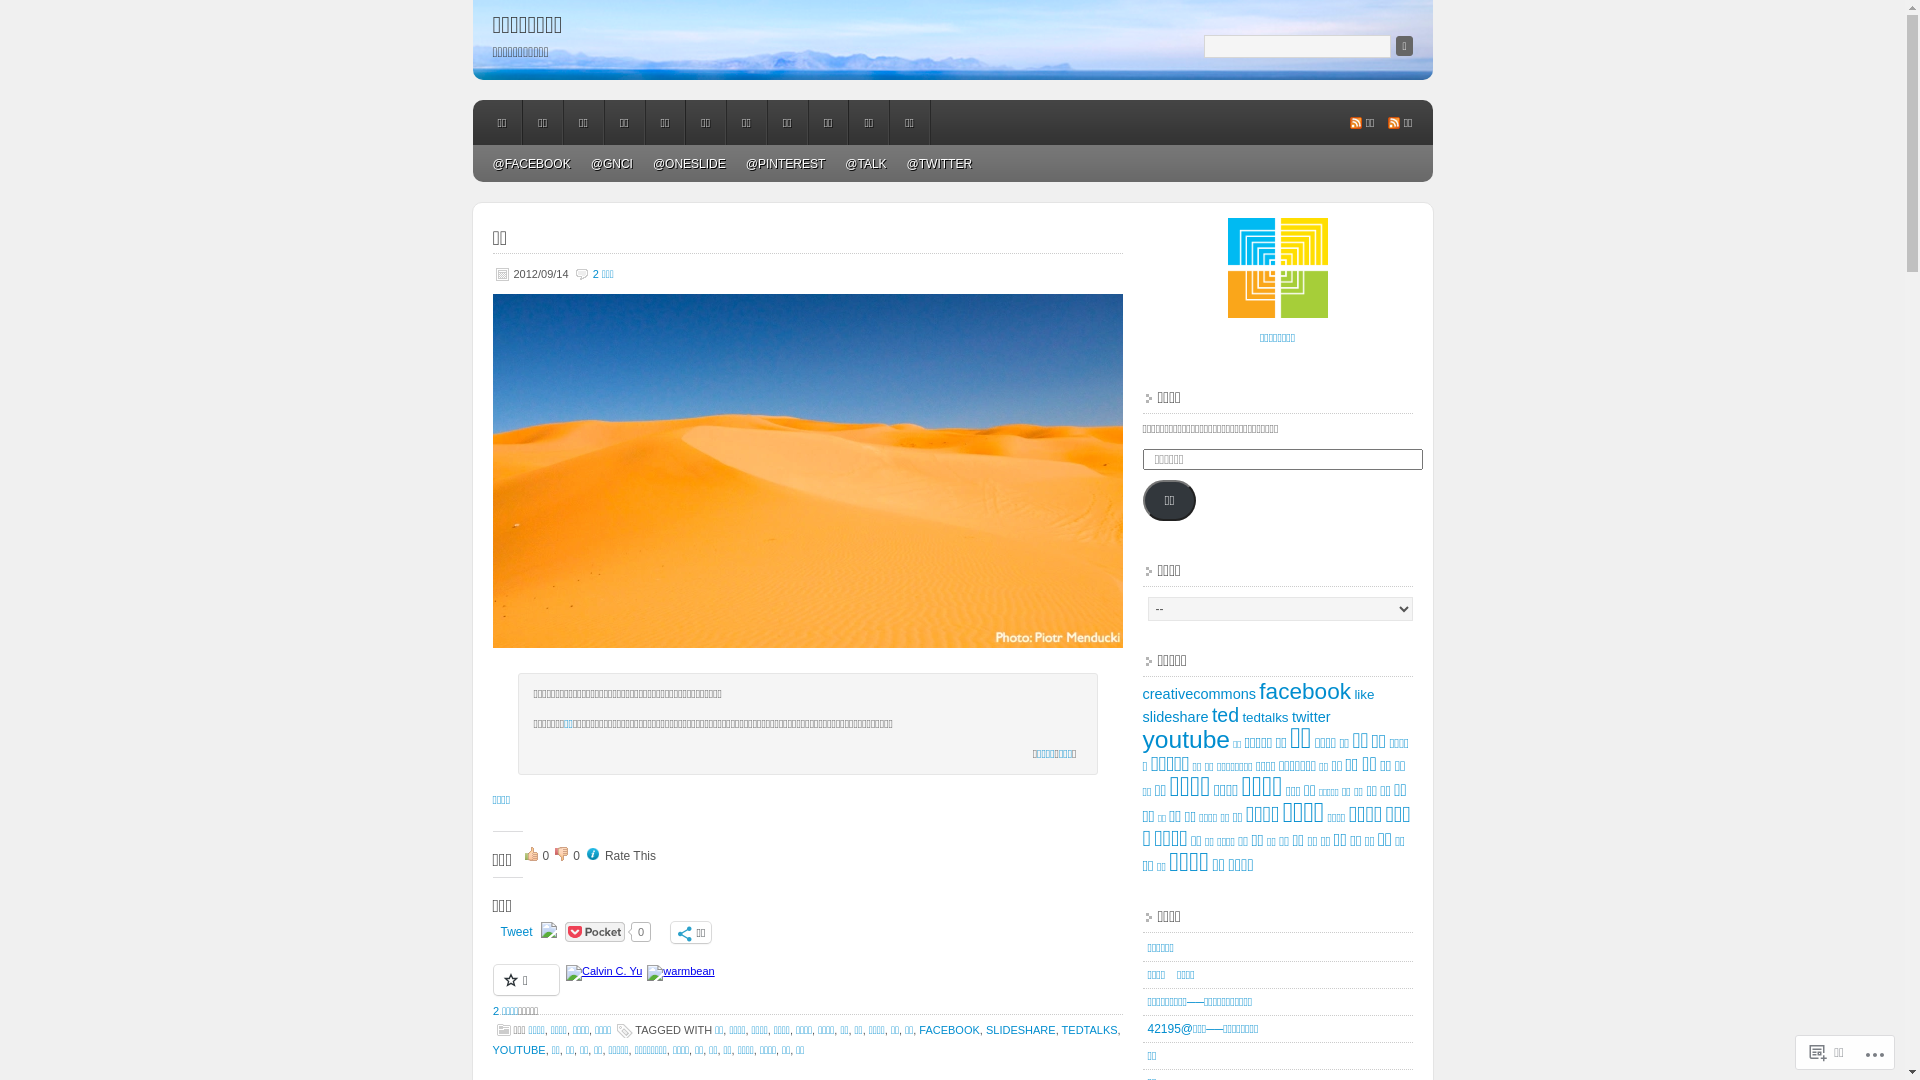  Describe the element at coordinates (1088, 1029) in the screenshot. I see `'TEDTALKS'` at that location.